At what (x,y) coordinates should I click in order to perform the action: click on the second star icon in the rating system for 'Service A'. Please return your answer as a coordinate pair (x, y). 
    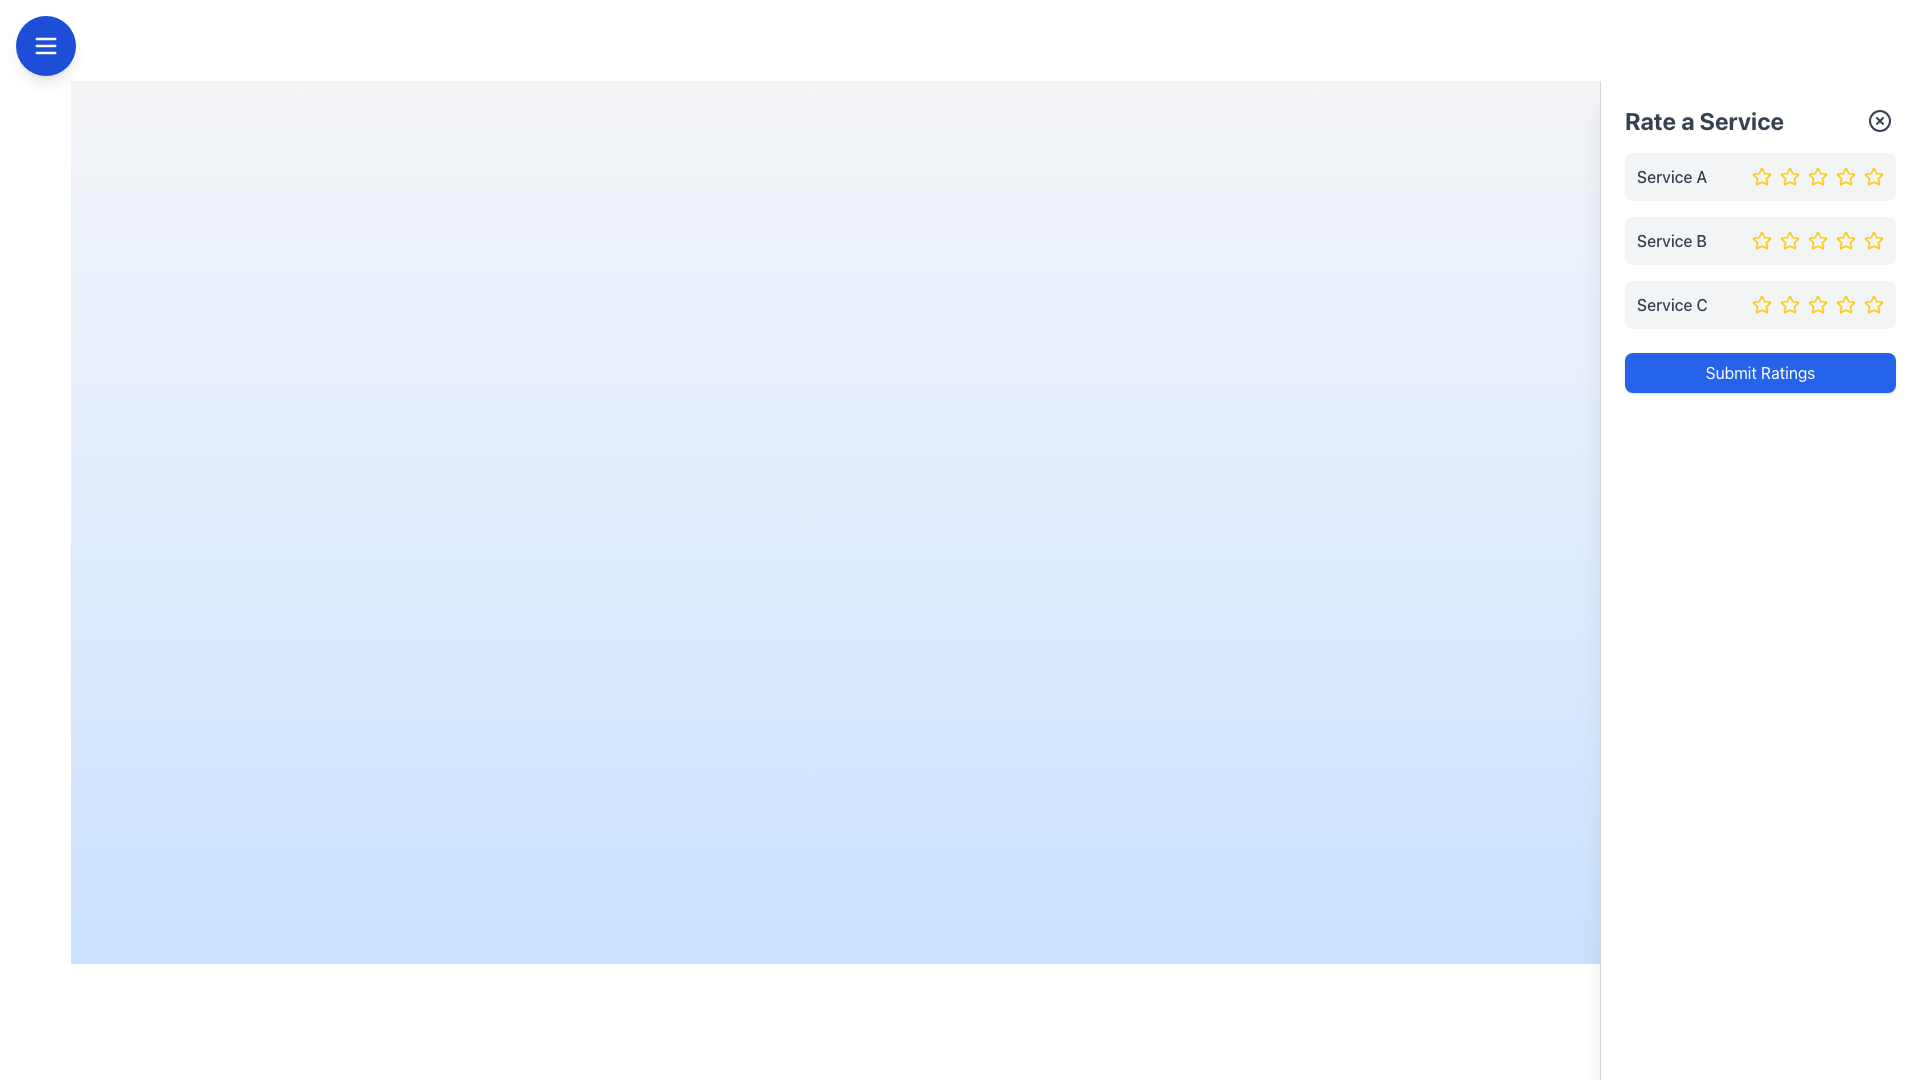
    Looking at the image, I should click on (1790, 176).